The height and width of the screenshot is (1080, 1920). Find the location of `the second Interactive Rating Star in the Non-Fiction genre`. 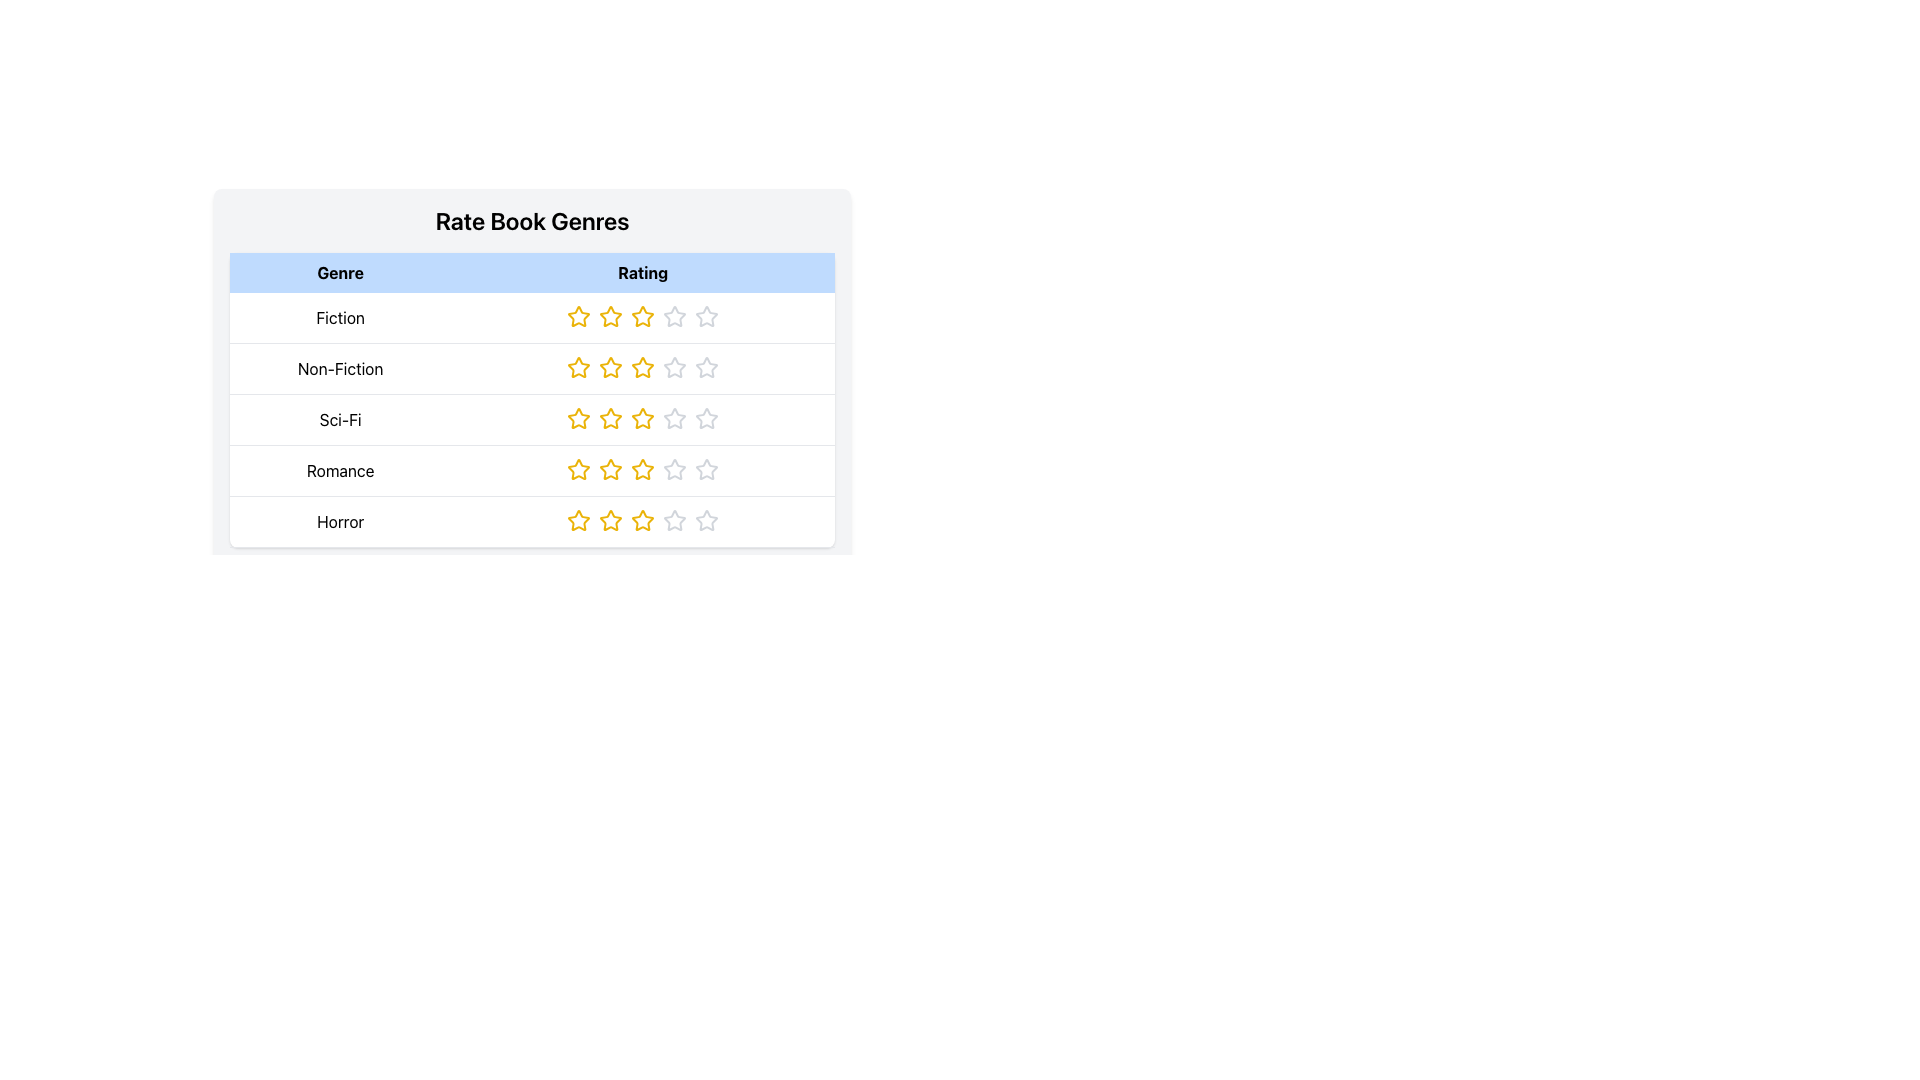

the second Interactive Rating Star in the Non-Fiction genre is located at coordinates (610, 367).